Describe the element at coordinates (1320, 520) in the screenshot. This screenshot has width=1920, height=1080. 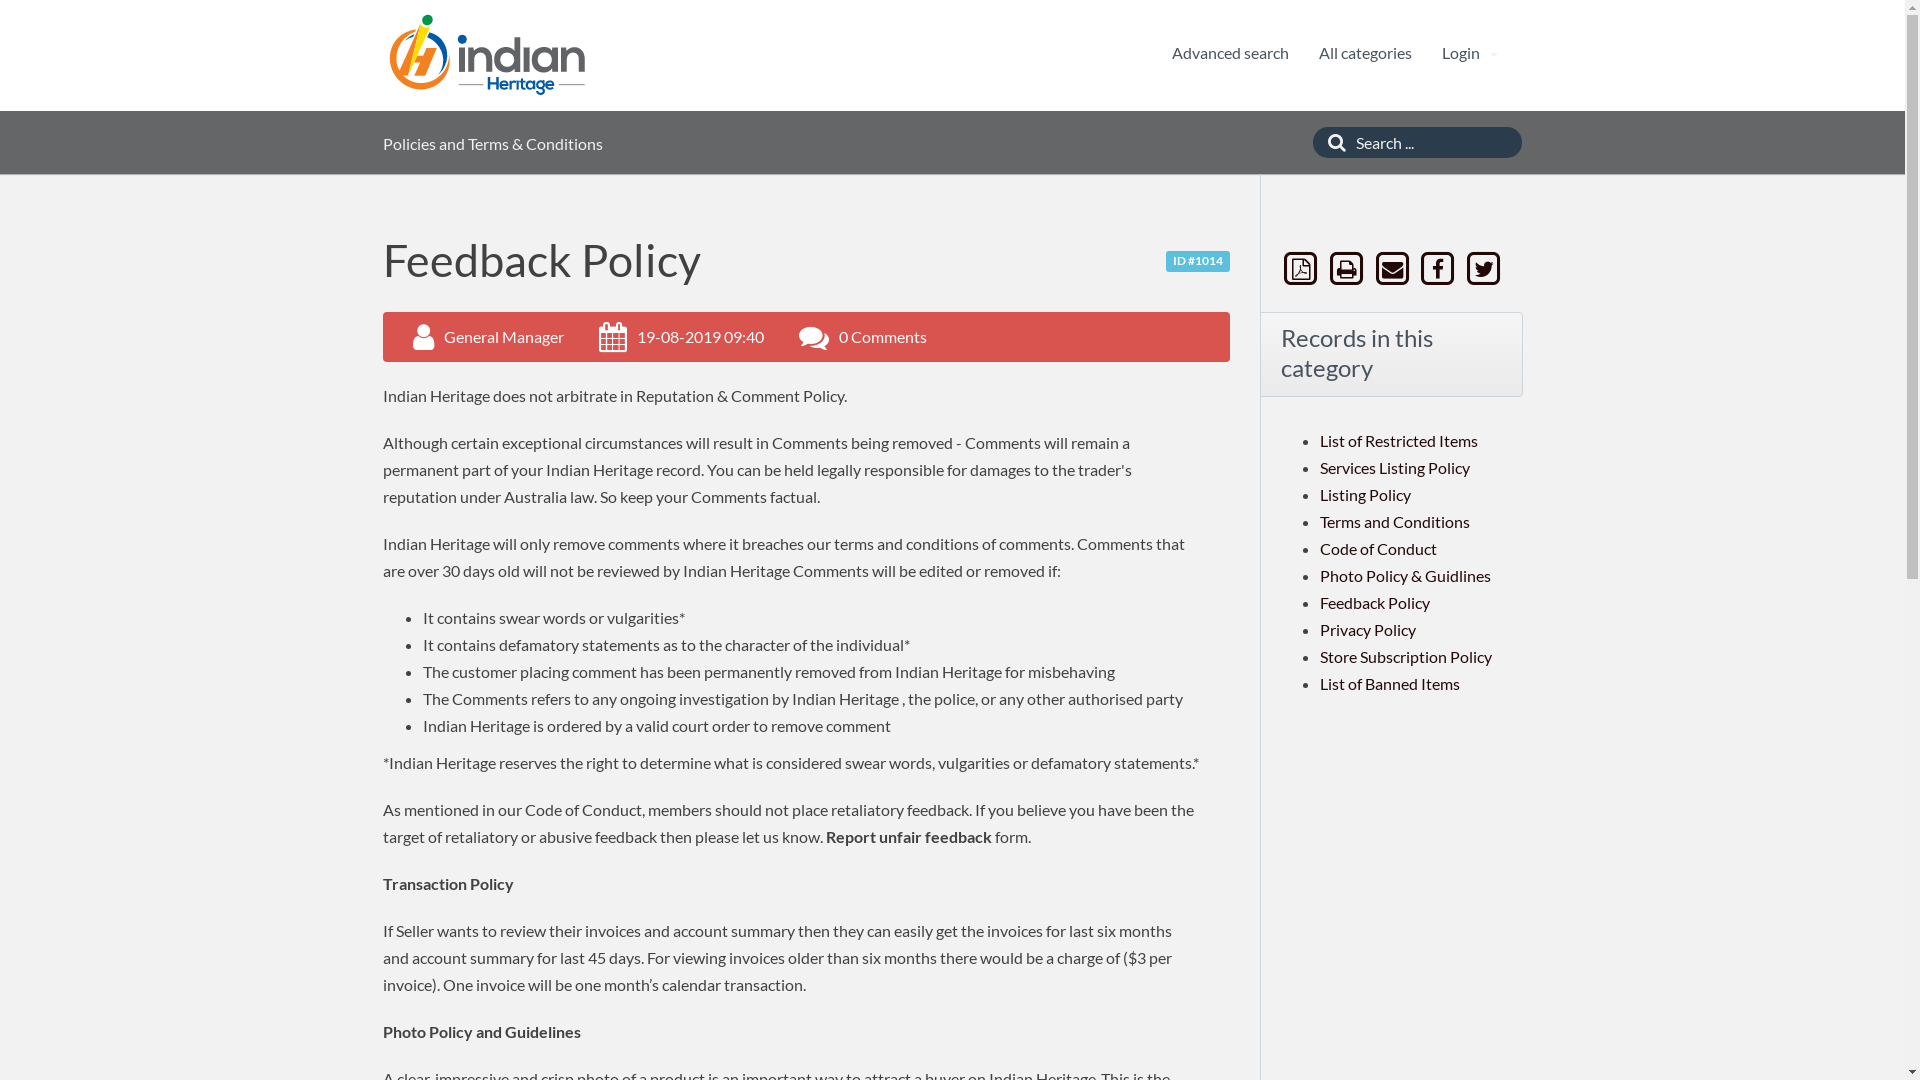
I see `'Terms and Conditions'` at that location.